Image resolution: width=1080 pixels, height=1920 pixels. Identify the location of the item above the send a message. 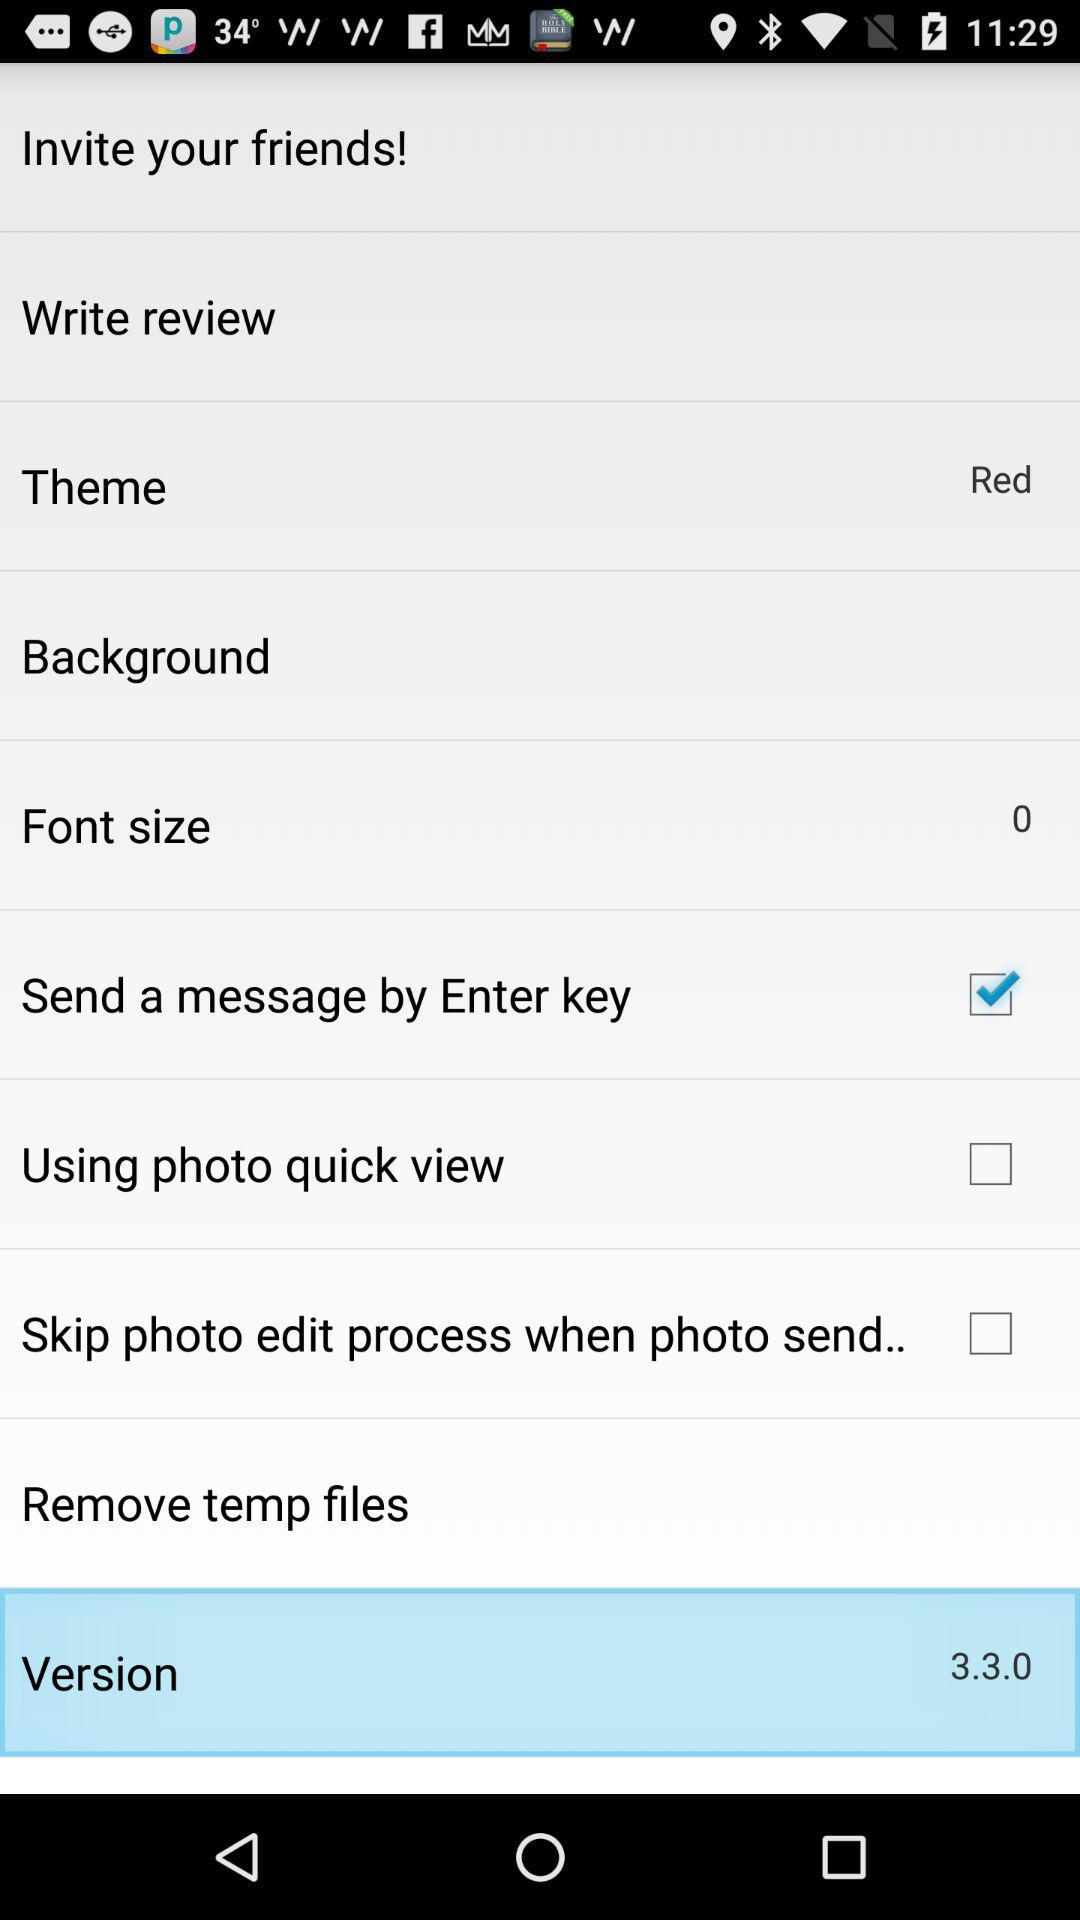
(115, 824).